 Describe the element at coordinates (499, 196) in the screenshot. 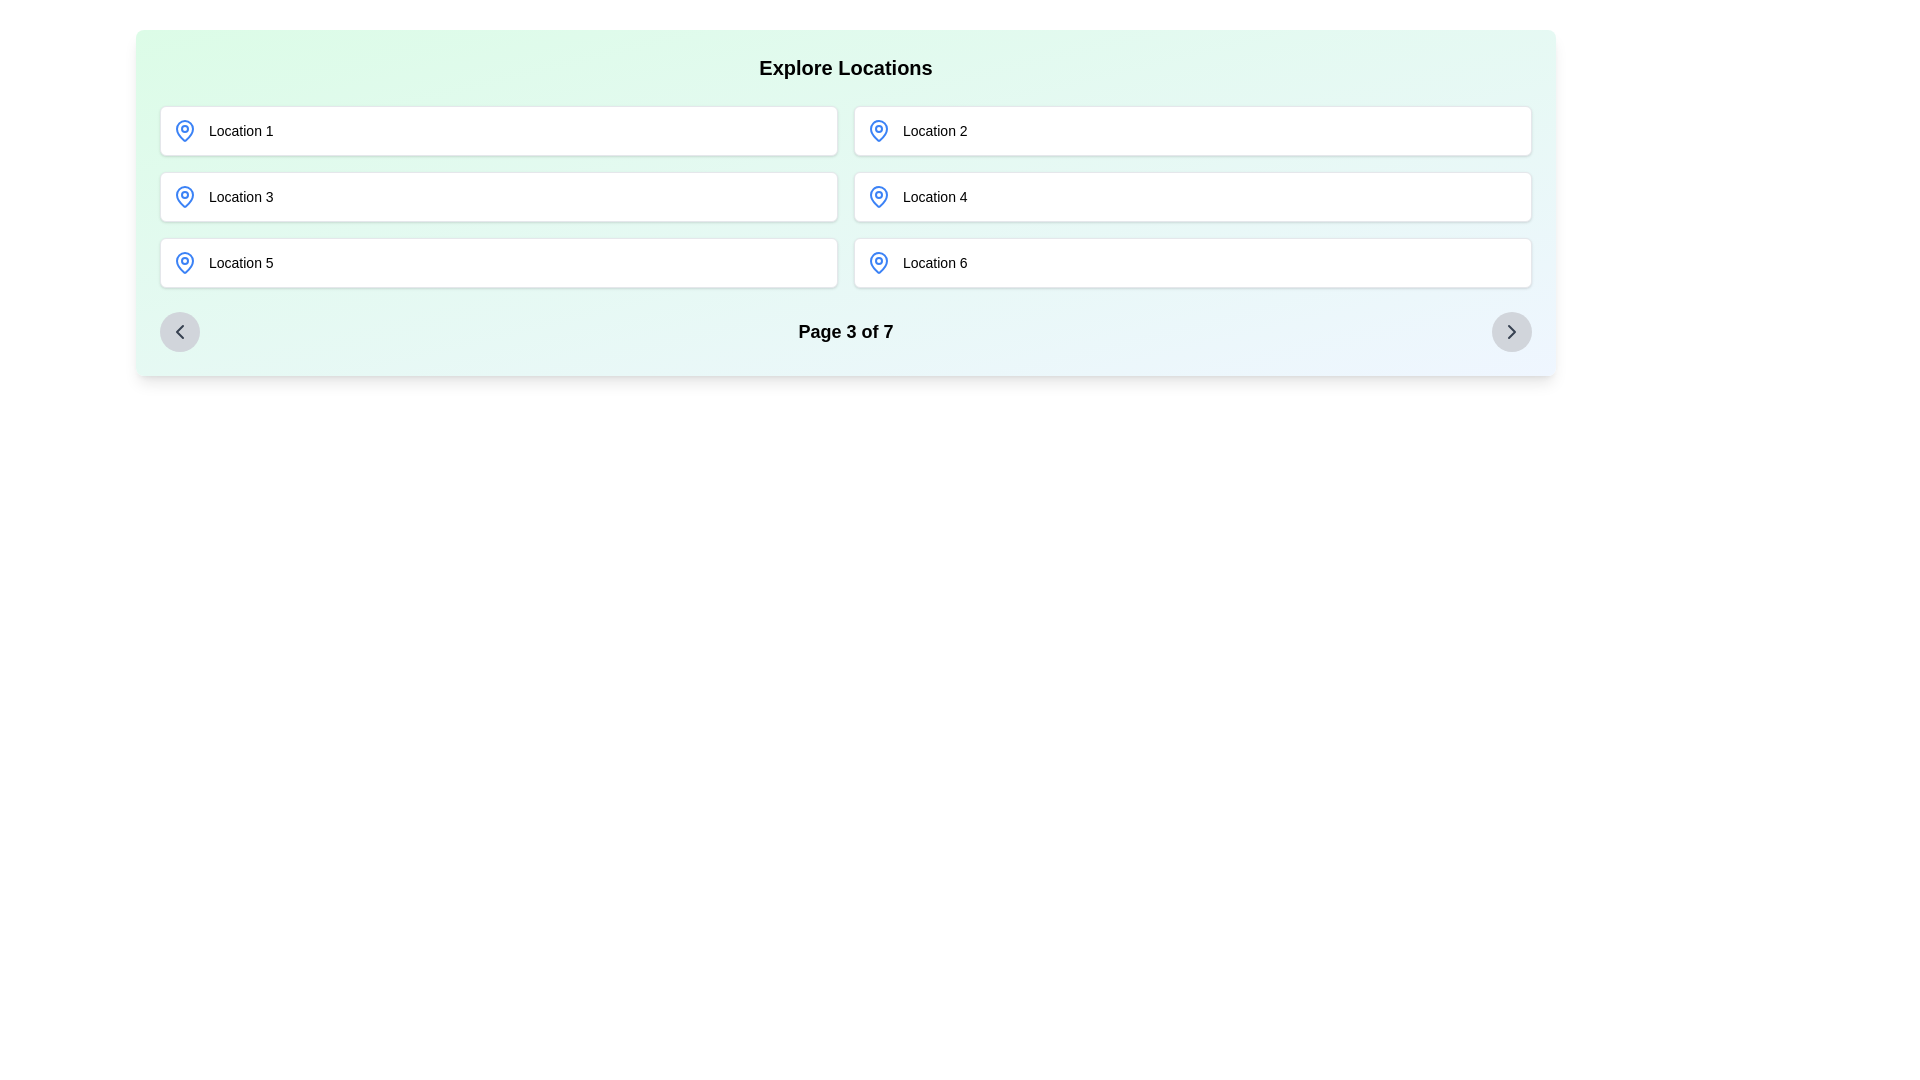

I see `the selectable location option labeled 'Location 3', which is the first item in the second row of a 2x3 grid layout` at that location.